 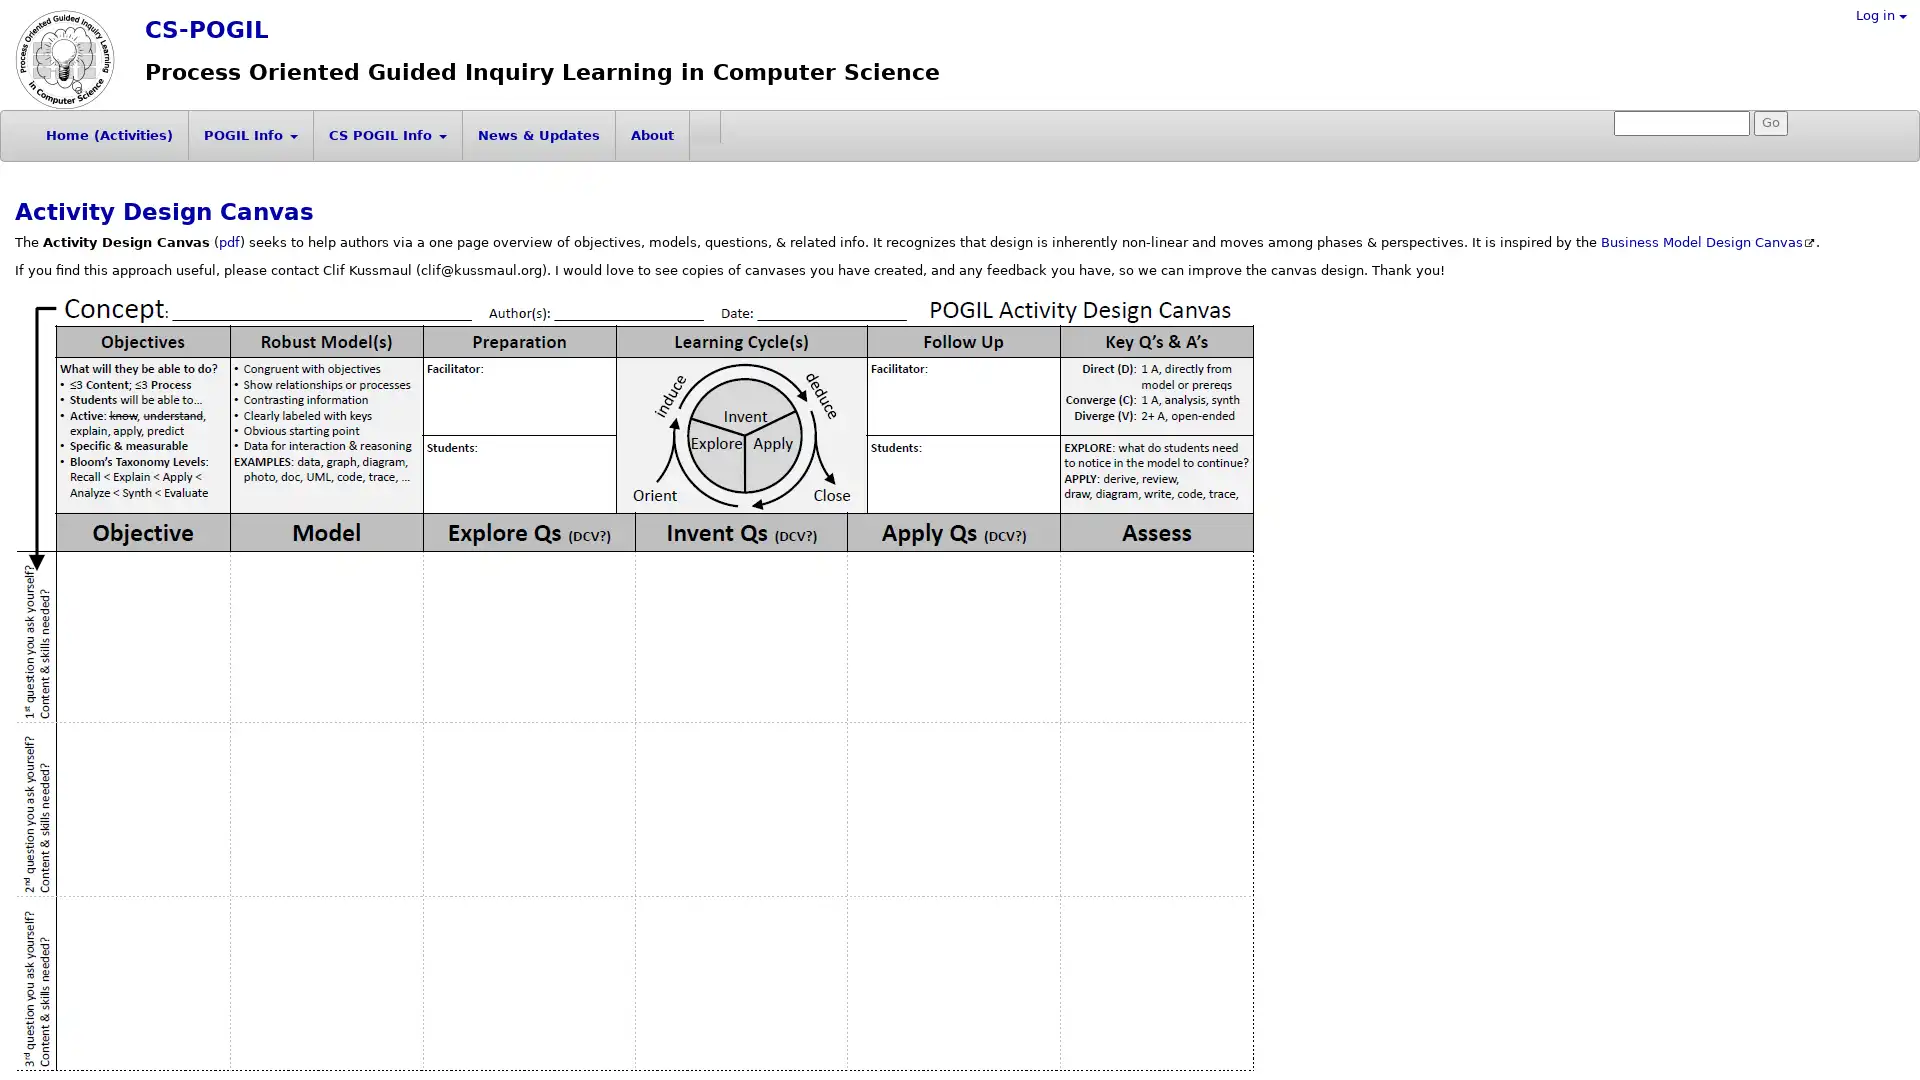 I want to click on Go, so click(x=1771, y=123).